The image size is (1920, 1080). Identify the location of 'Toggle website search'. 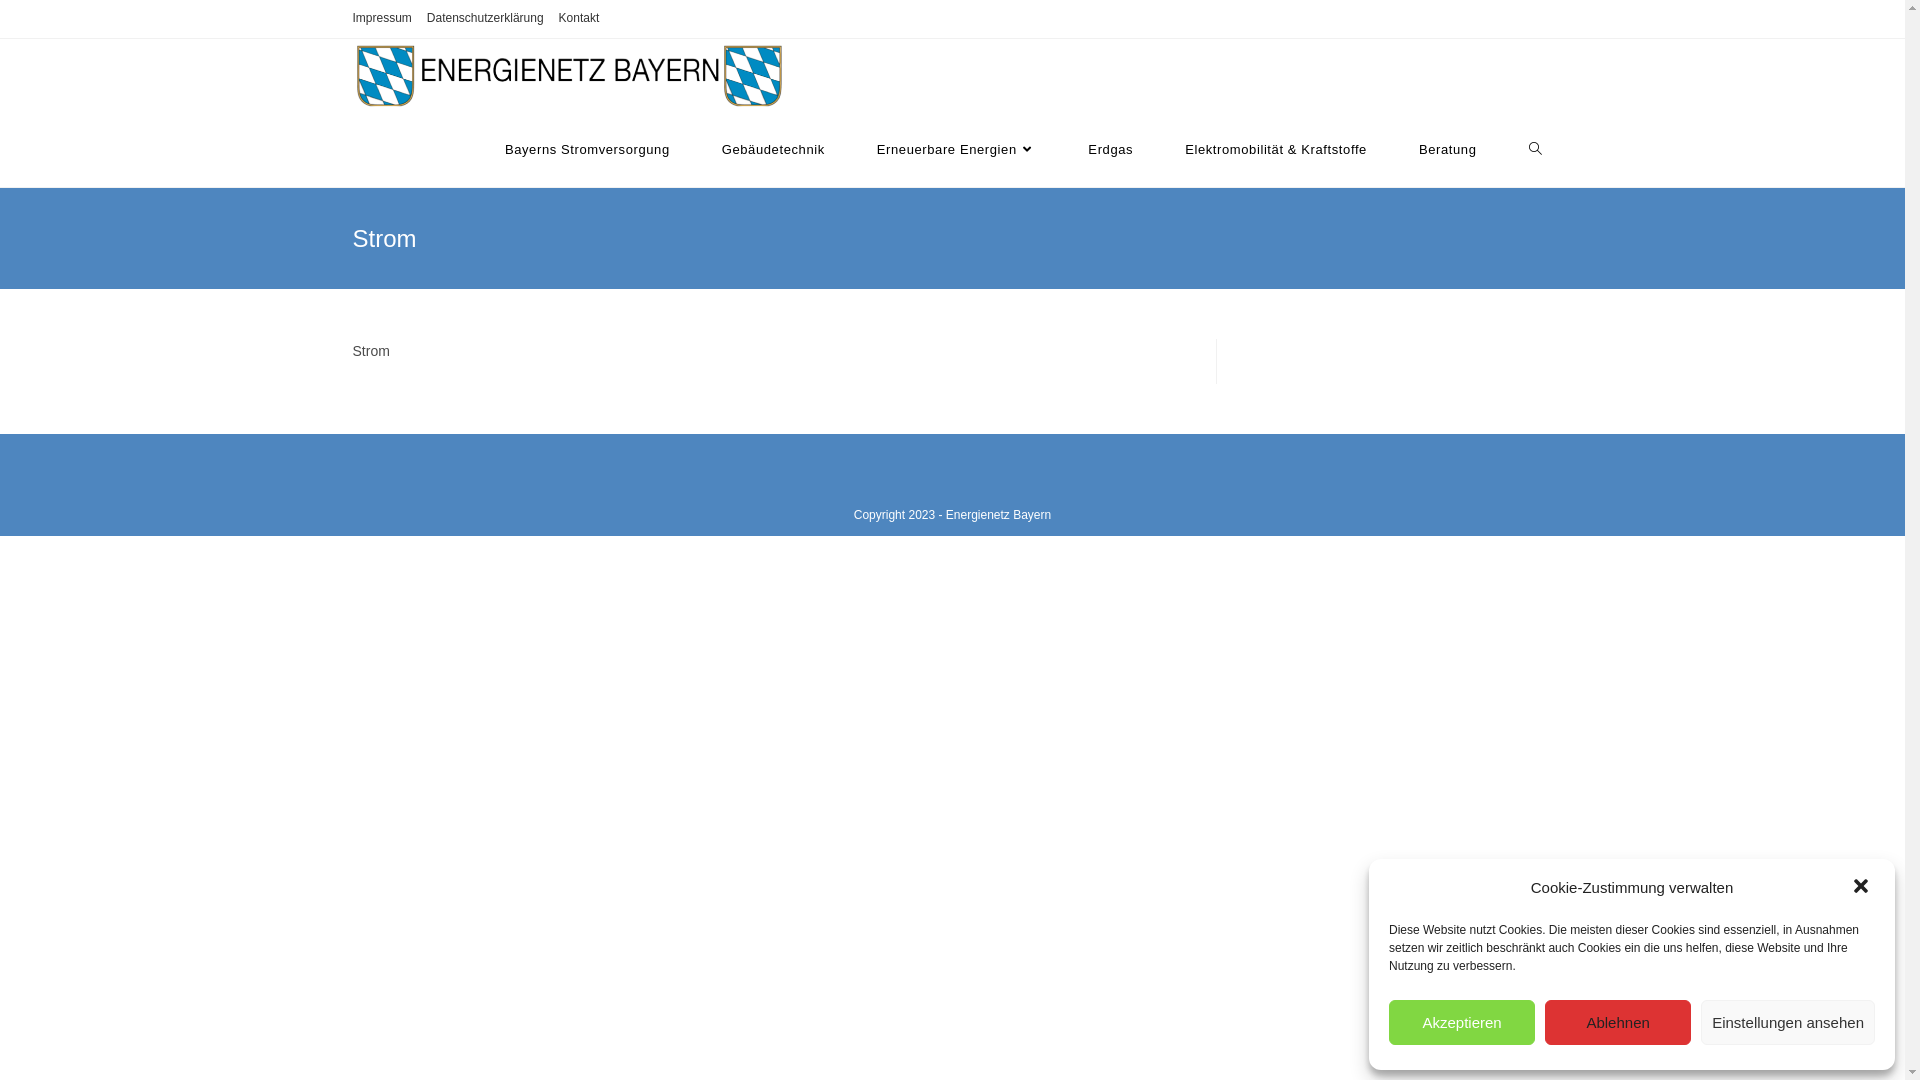
(1502, 149).